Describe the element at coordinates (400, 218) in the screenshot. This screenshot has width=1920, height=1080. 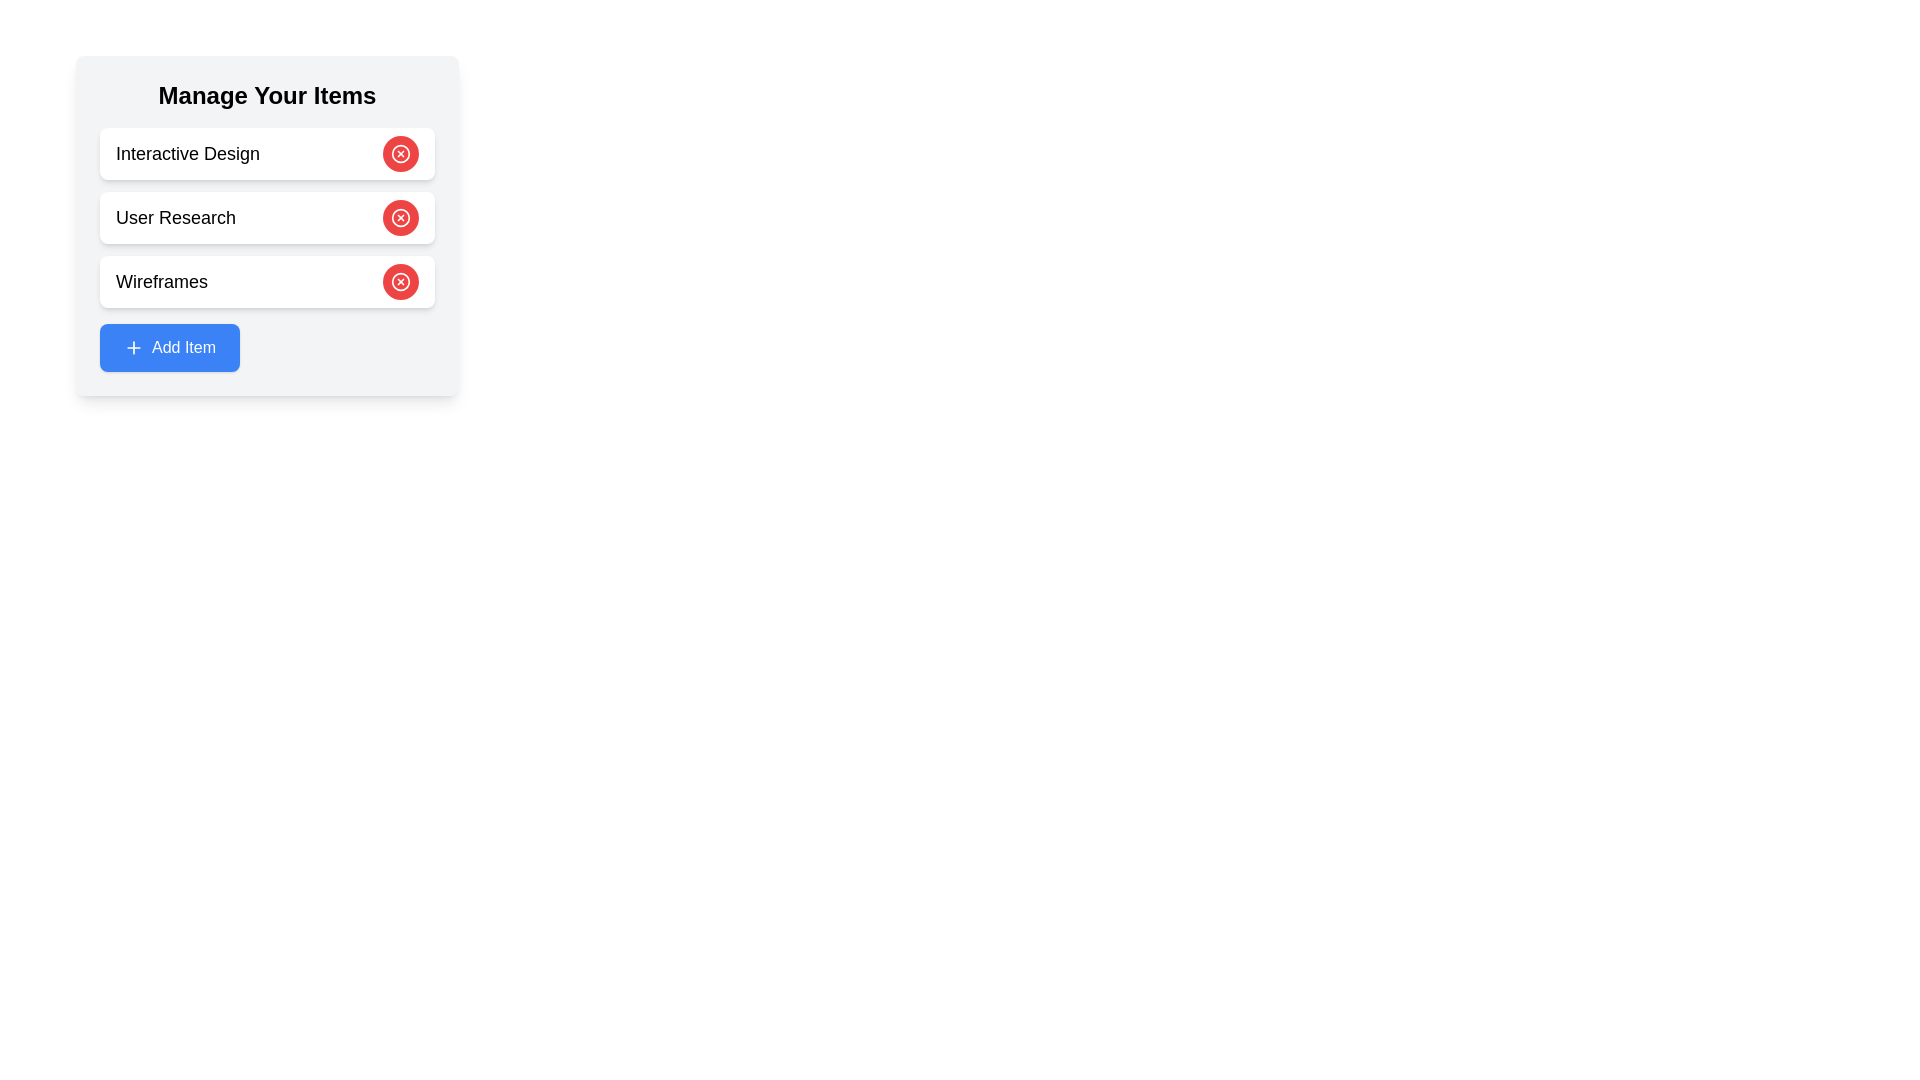
I see `'Remove' button for the item with content User Research` at that location.